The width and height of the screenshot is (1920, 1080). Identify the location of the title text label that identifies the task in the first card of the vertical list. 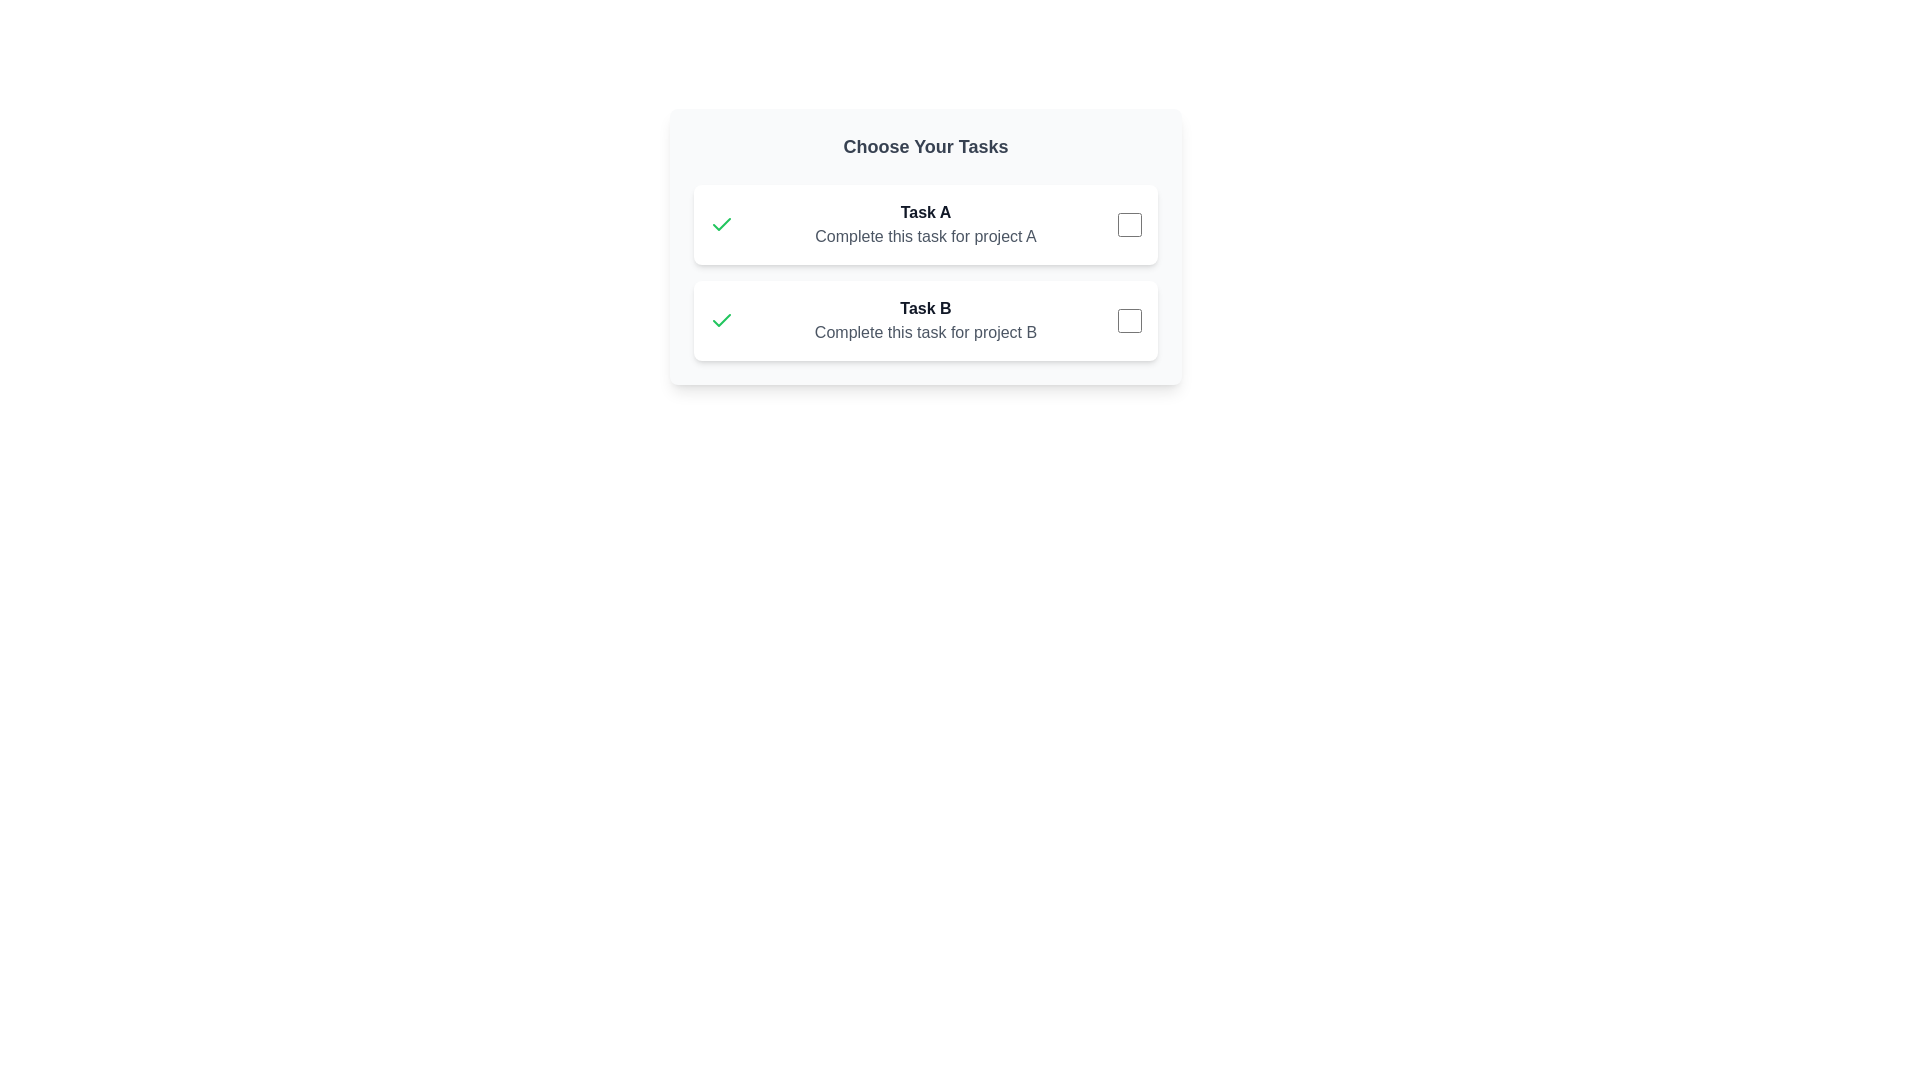
(925, 212).